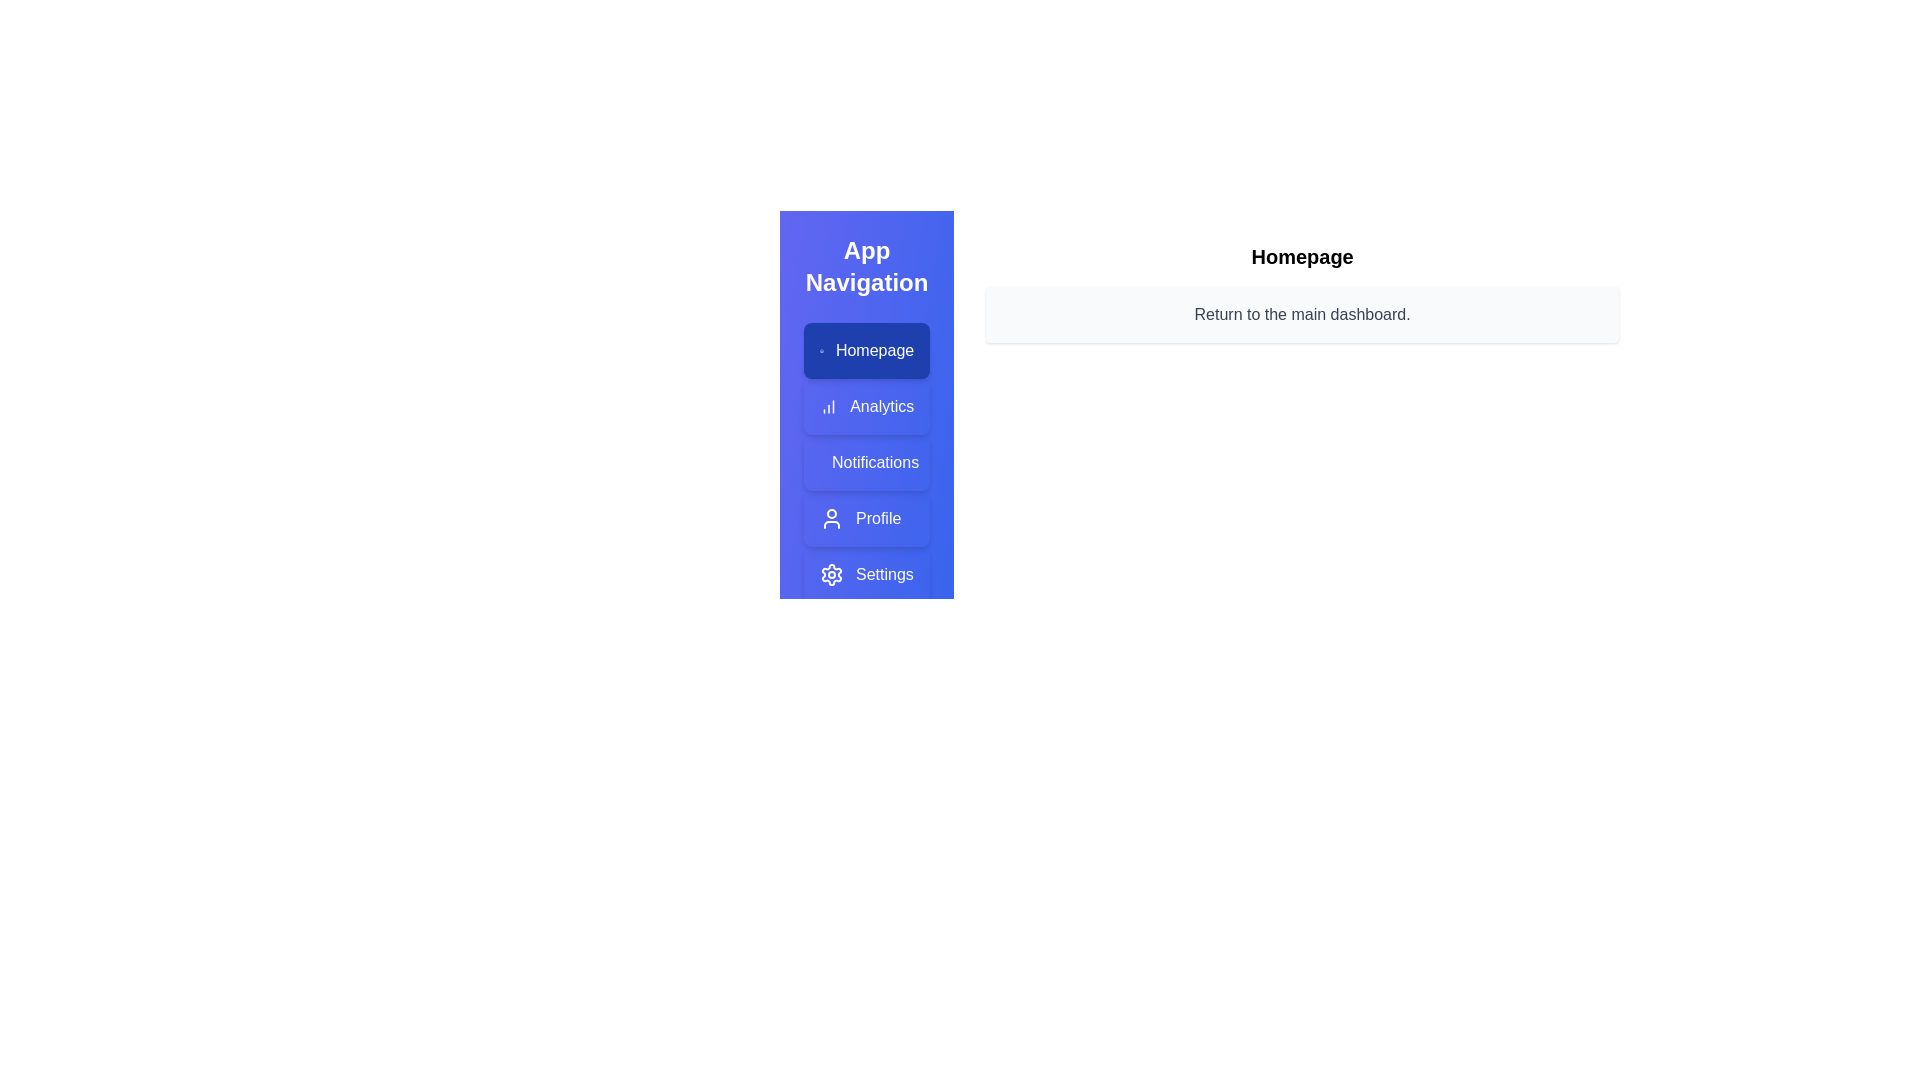 Image resolution: width=1920 pixels, height=1080 pixels. I want to click on the 'Analytics' text label in the navigation menu, so click(881, 406).